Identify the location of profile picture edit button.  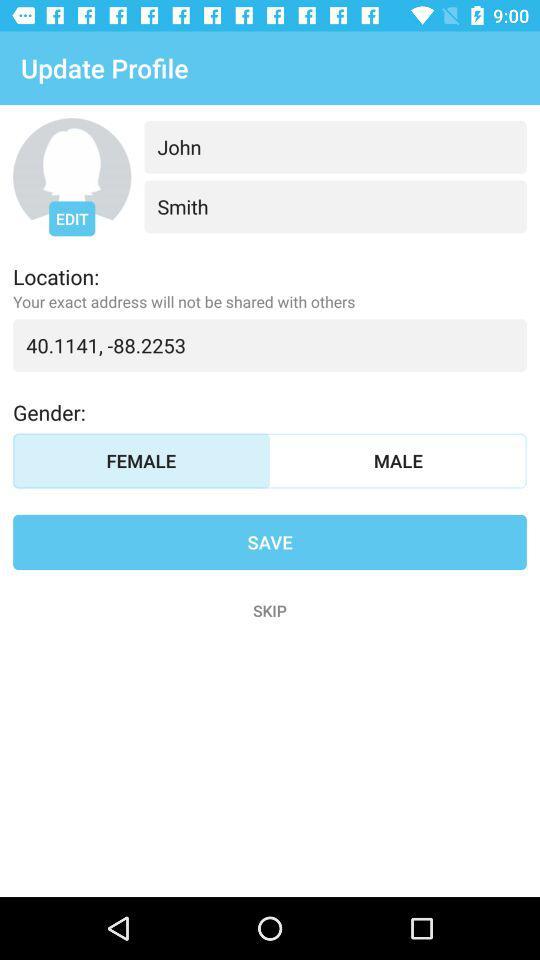
(71, 176).